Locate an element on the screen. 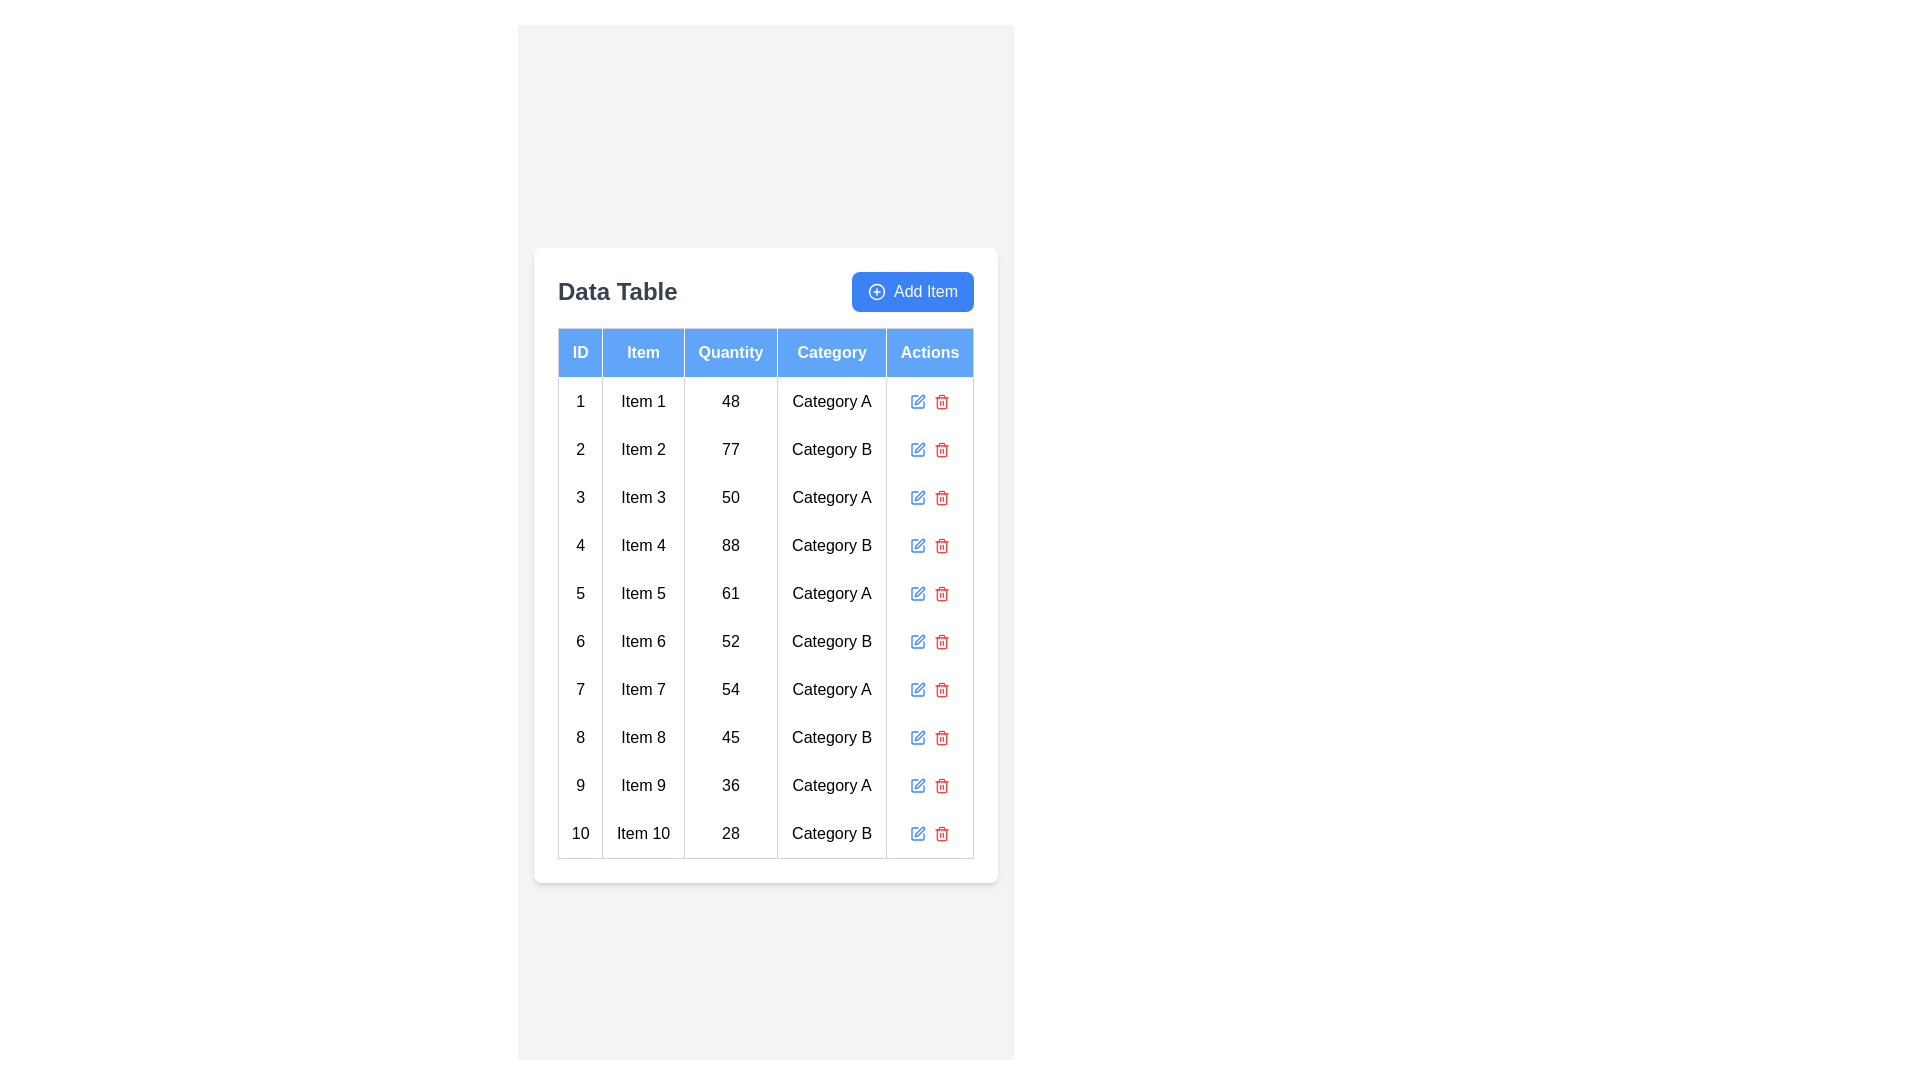 The image size is (1920, 1080). the red delete icon in the Actions column of the table for Item 9 is located at coordinates (929, 784).